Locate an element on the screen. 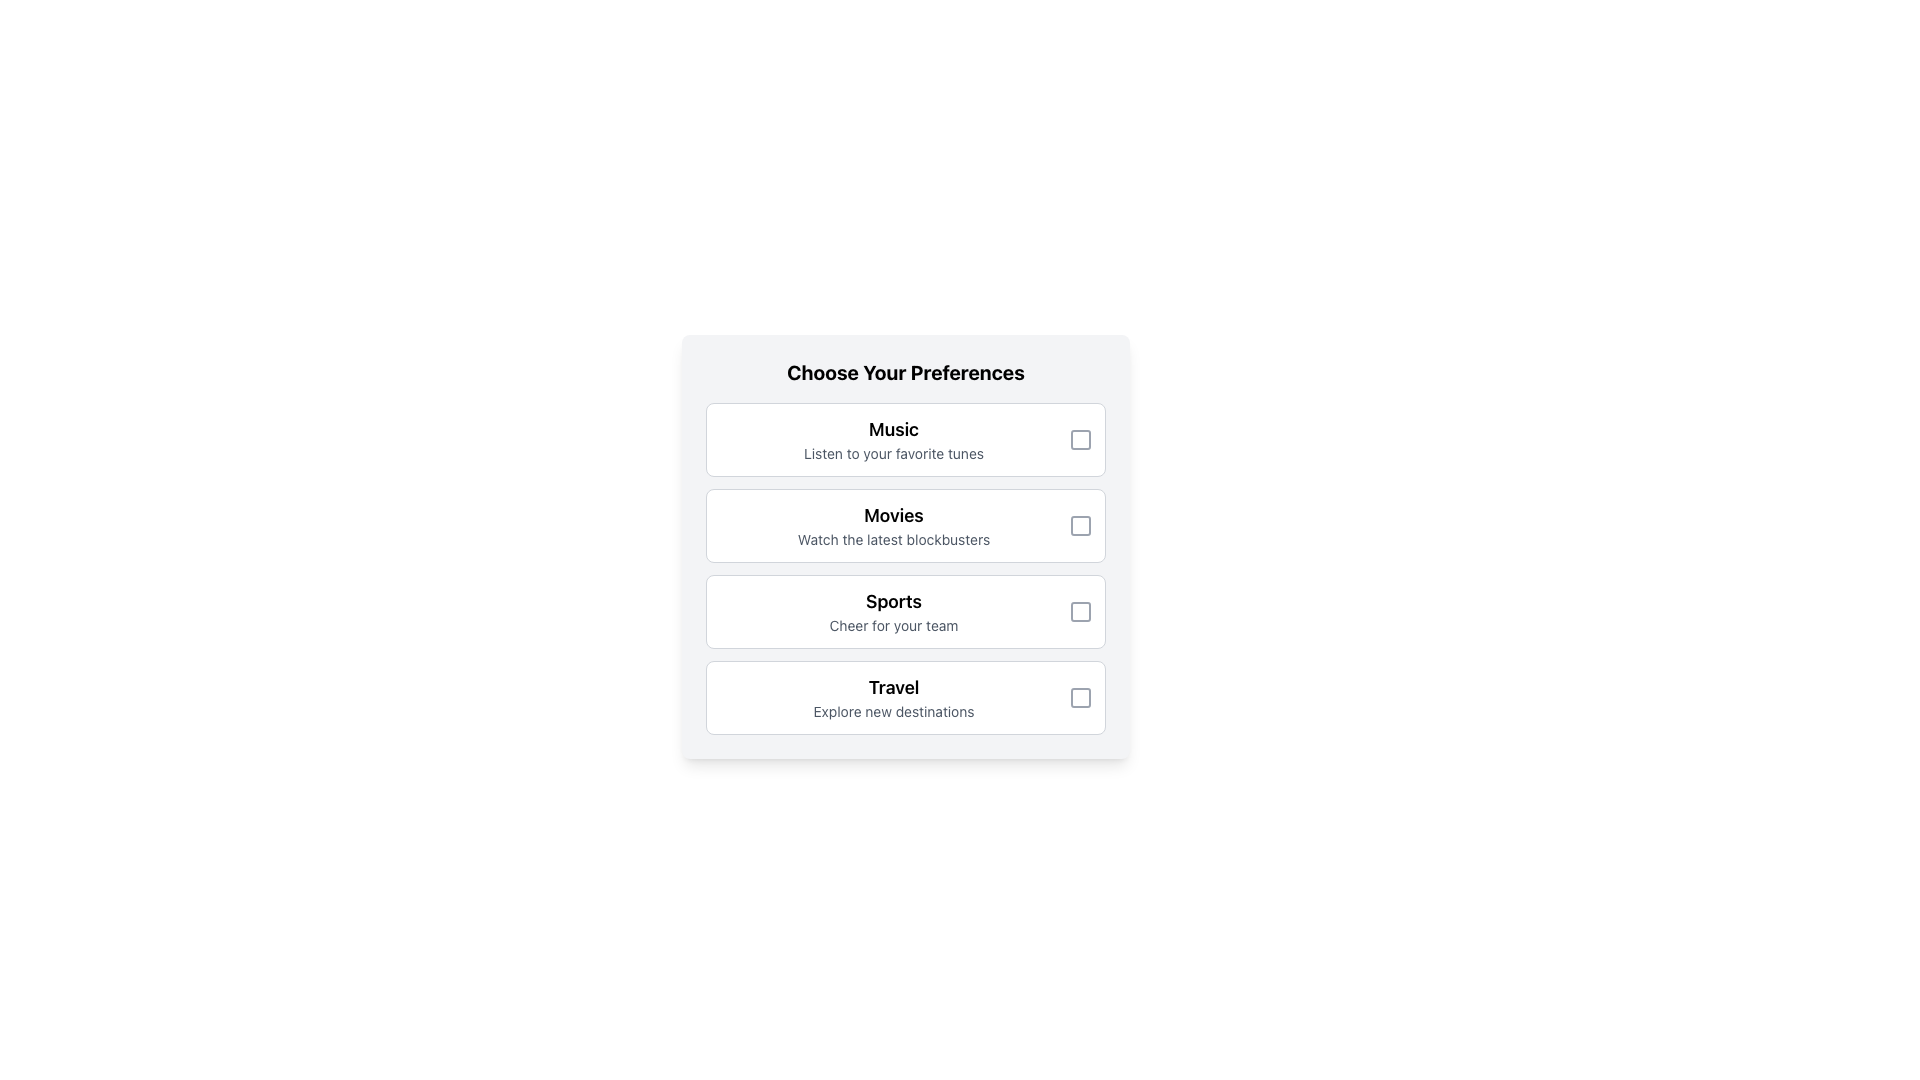  the checkbox located to the right of the text 'Explore new destinations' within the 'Travel' preference section is located at coordinates (1079, 697).